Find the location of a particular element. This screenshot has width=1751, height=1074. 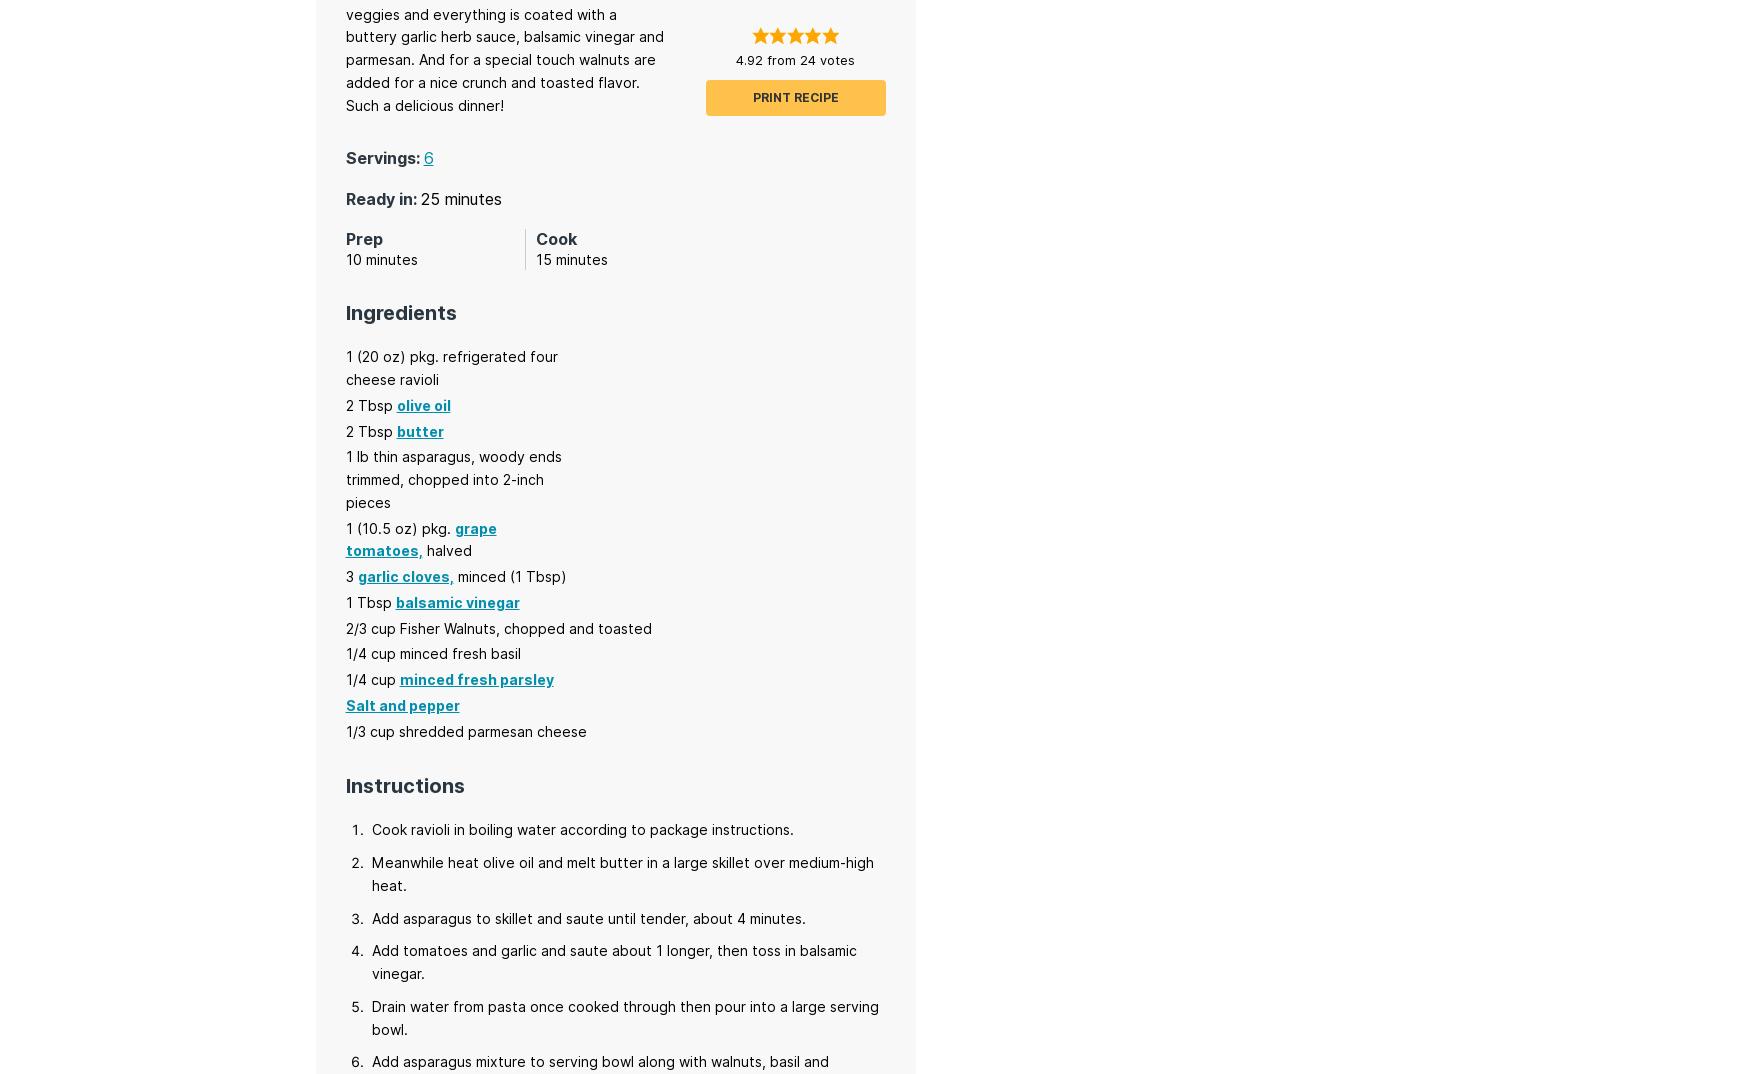

'Fisher Walnuts,' is located at coordinates (448, 627).